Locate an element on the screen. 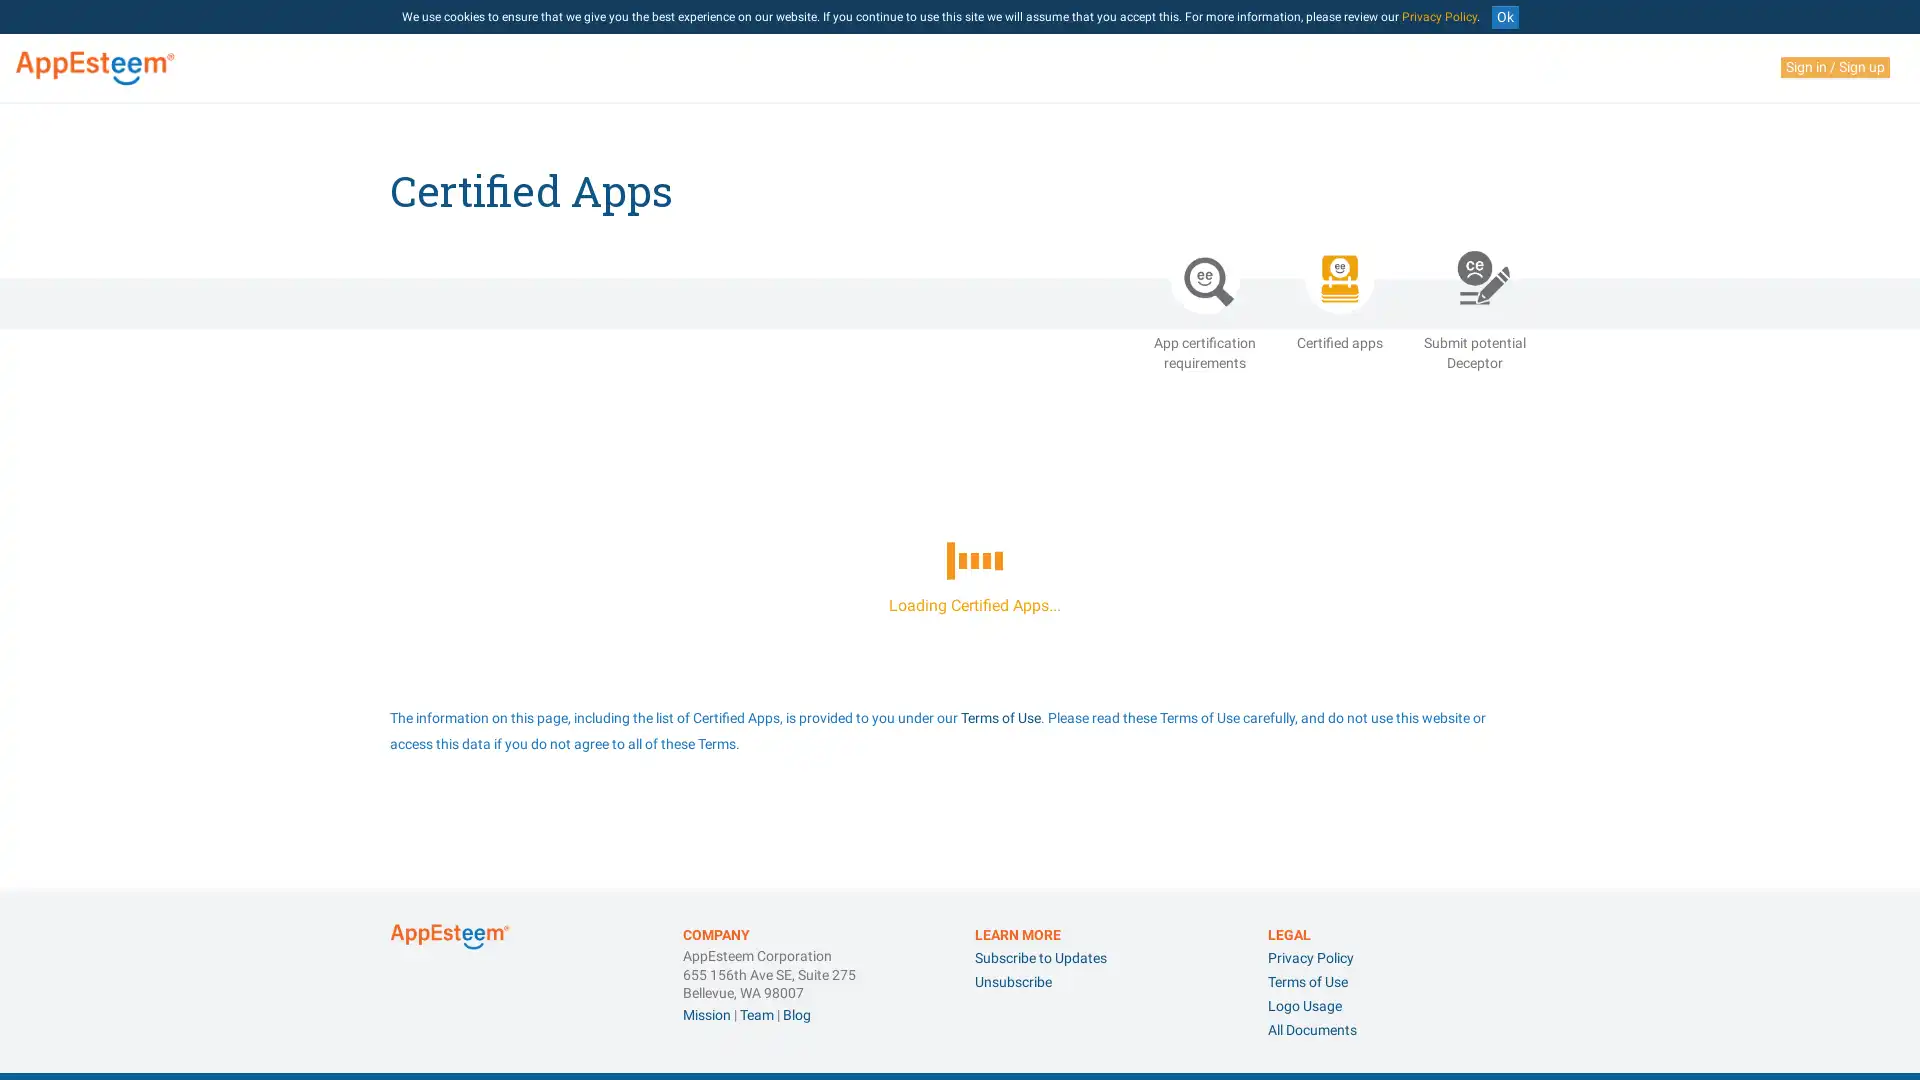 The width and height of the screenshot is (1920, 1080). Ok is located at coordinates (1504, 17).